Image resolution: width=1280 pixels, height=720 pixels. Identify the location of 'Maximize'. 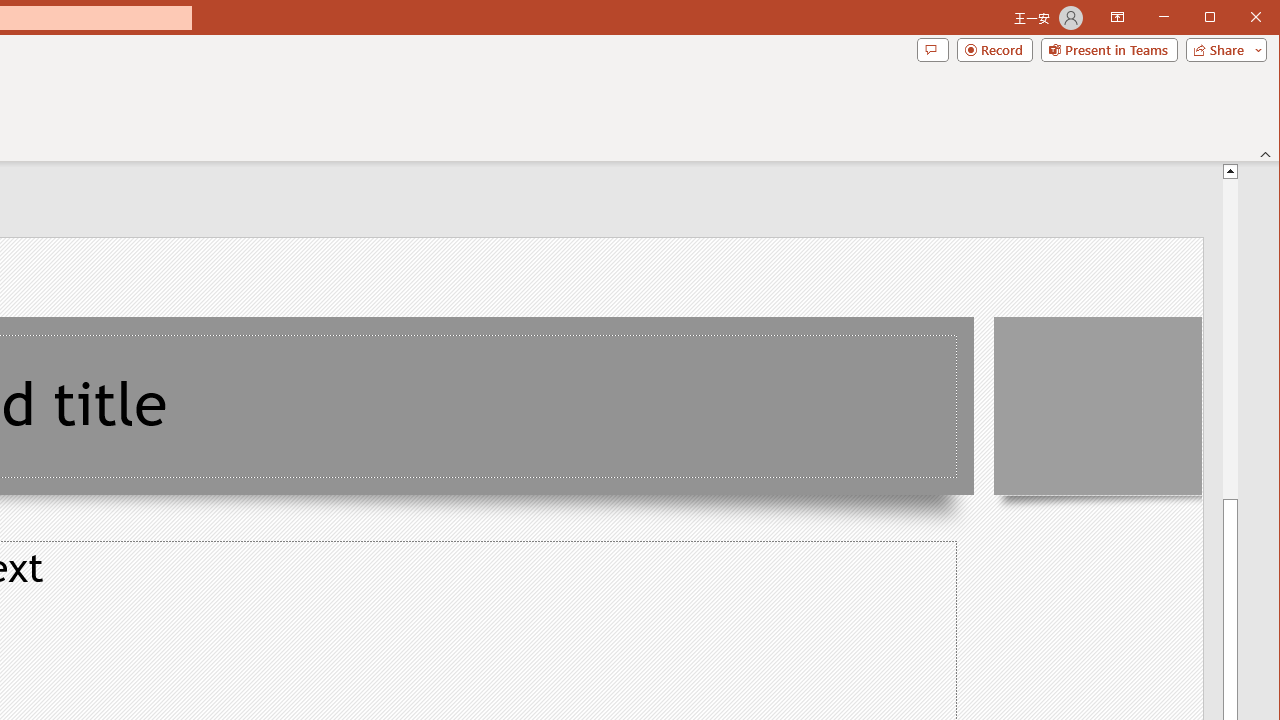
(1238, 19).